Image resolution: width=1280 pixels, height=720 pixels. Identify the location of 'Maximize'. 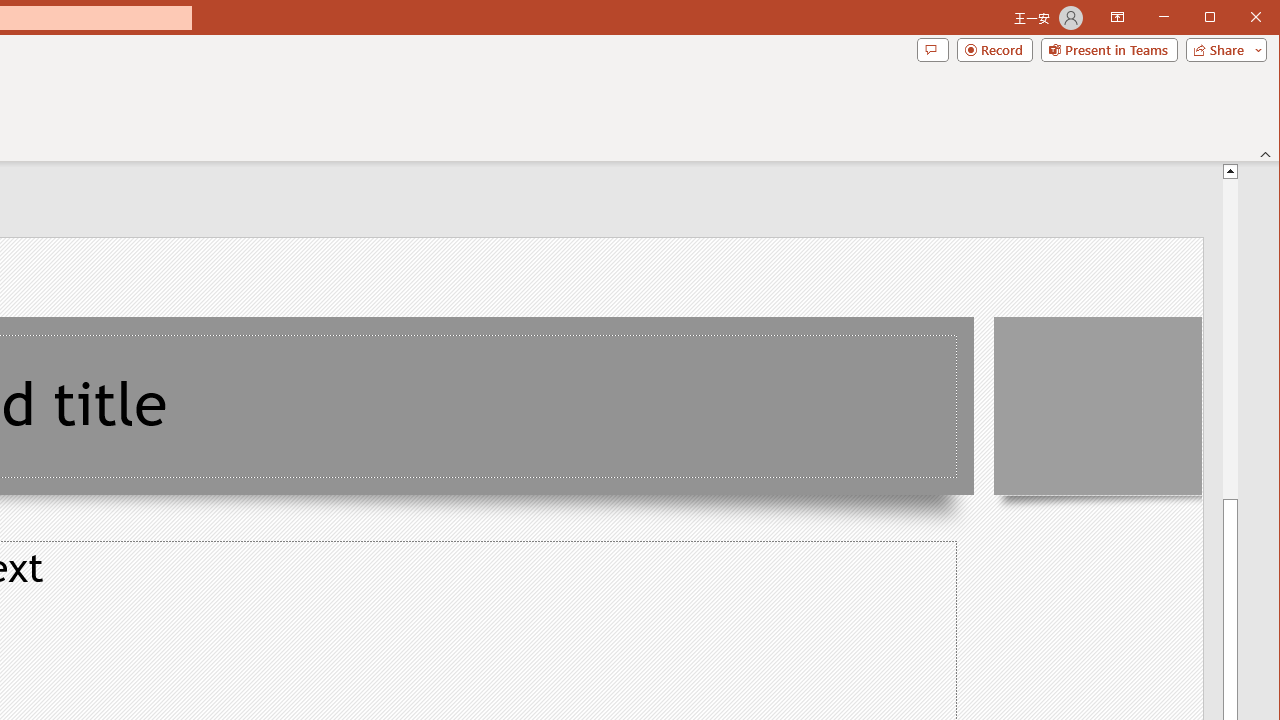
(1238, 19).